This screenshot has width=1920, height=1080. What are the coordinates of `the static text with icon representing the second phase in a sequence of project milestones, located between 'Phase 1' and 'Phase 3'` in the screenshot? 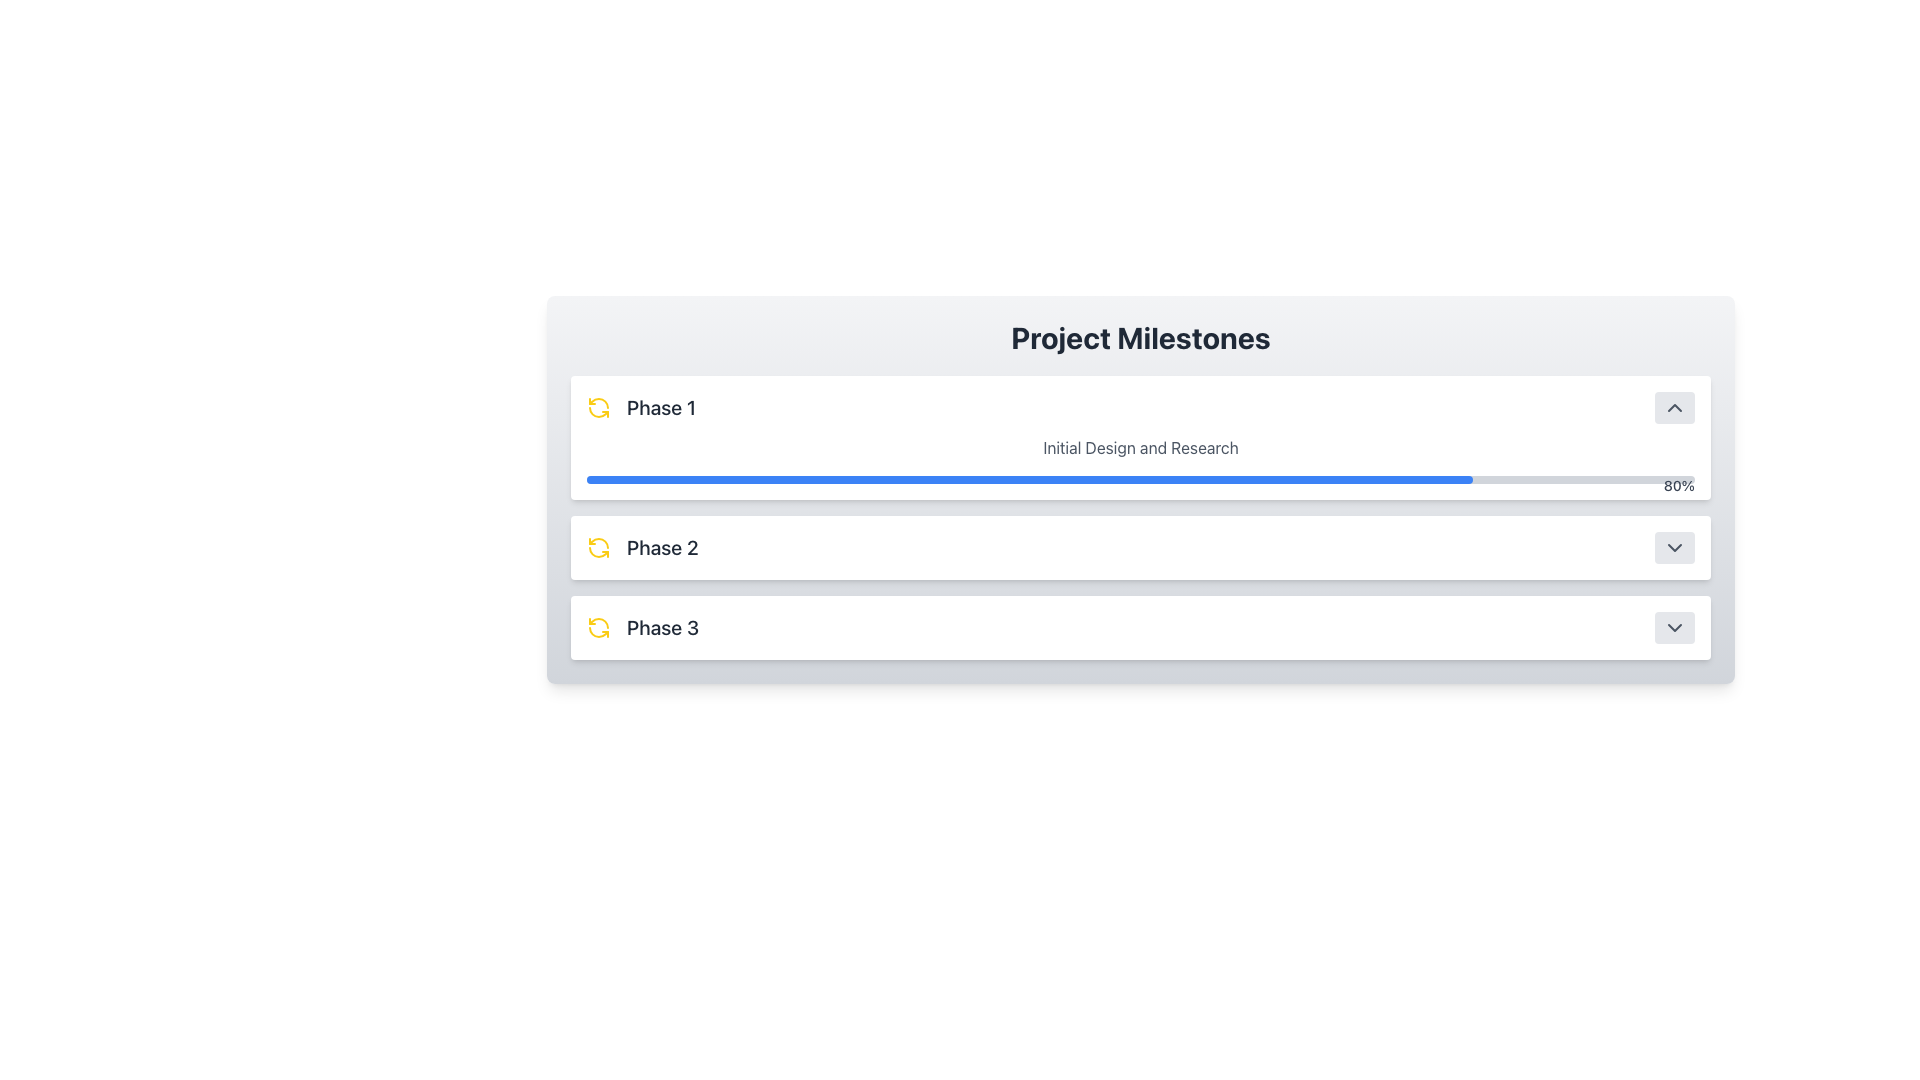 It's located at (642, 547).